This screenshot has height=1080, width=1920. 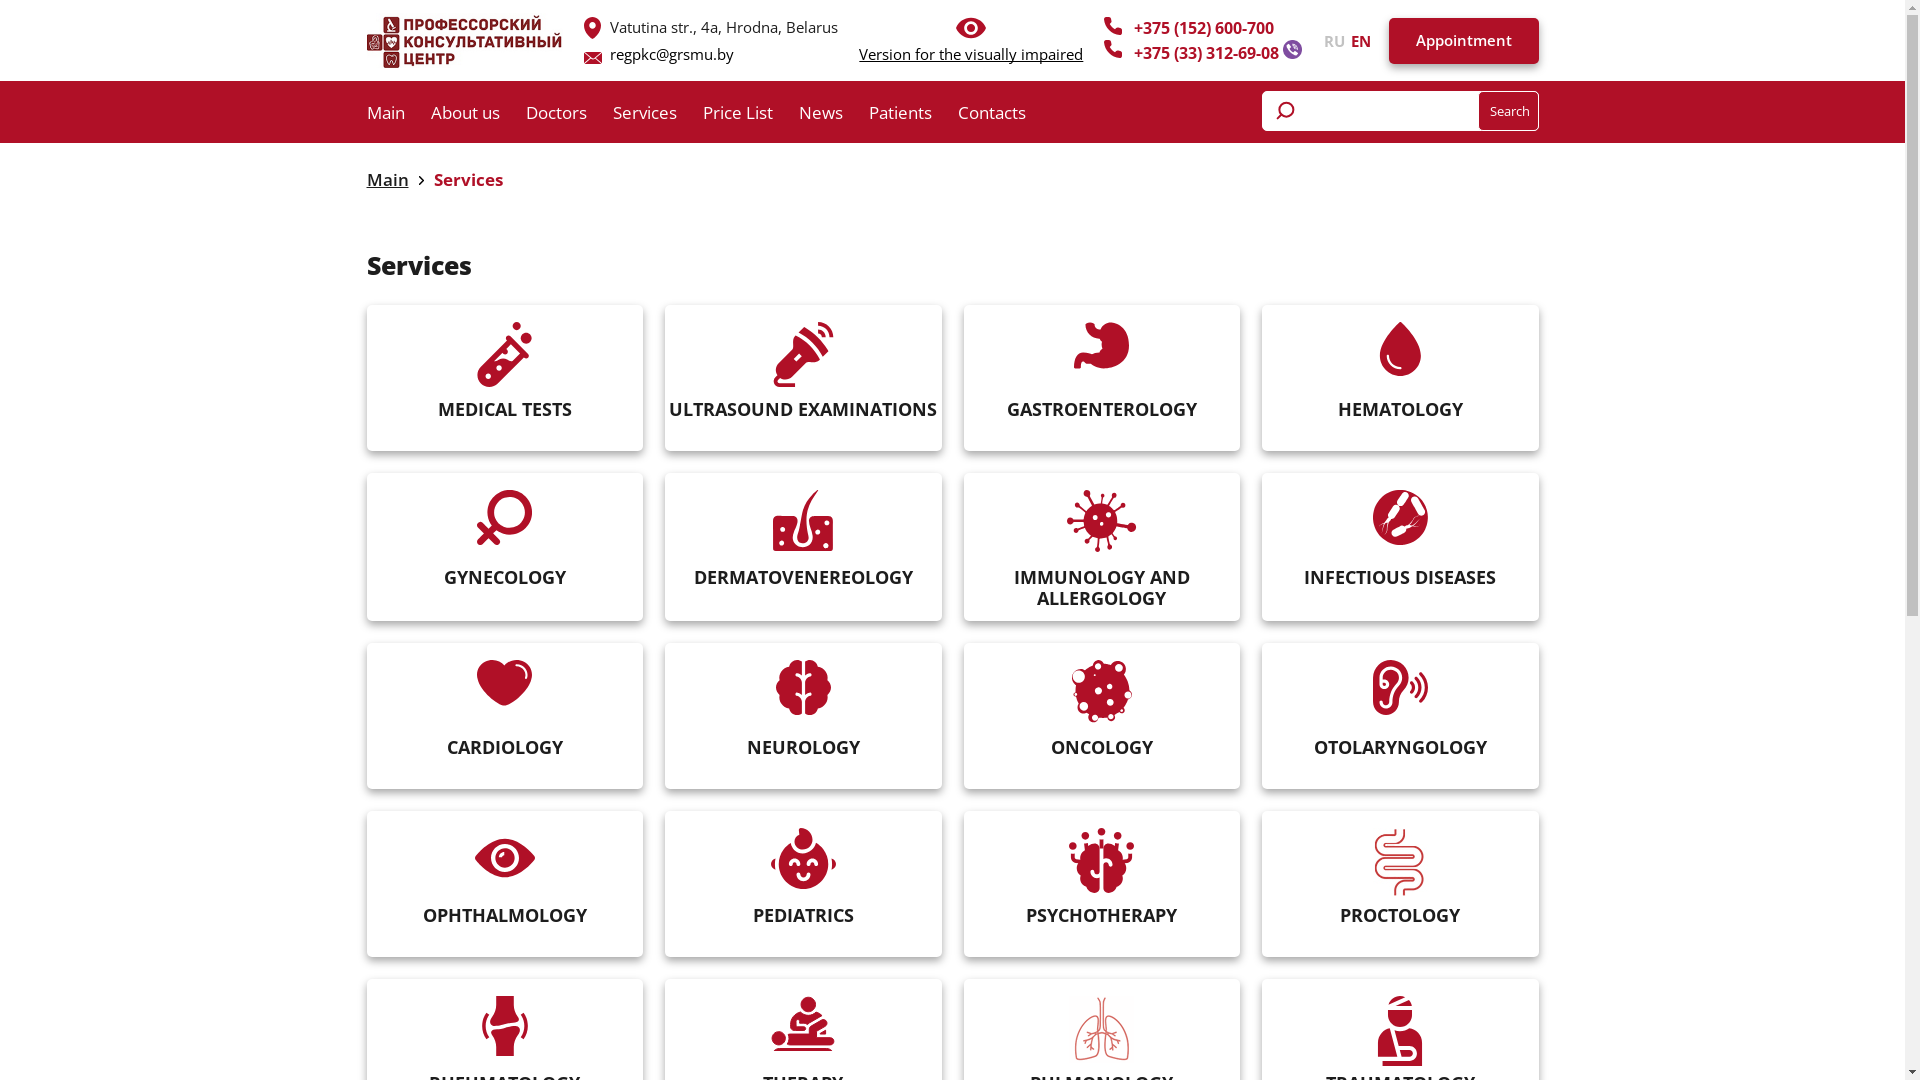 What do you see at coordinates (964, 883) in the screenshot?
I see `'PSYCHOTHERAPY'` at bounding box center [964, 883].